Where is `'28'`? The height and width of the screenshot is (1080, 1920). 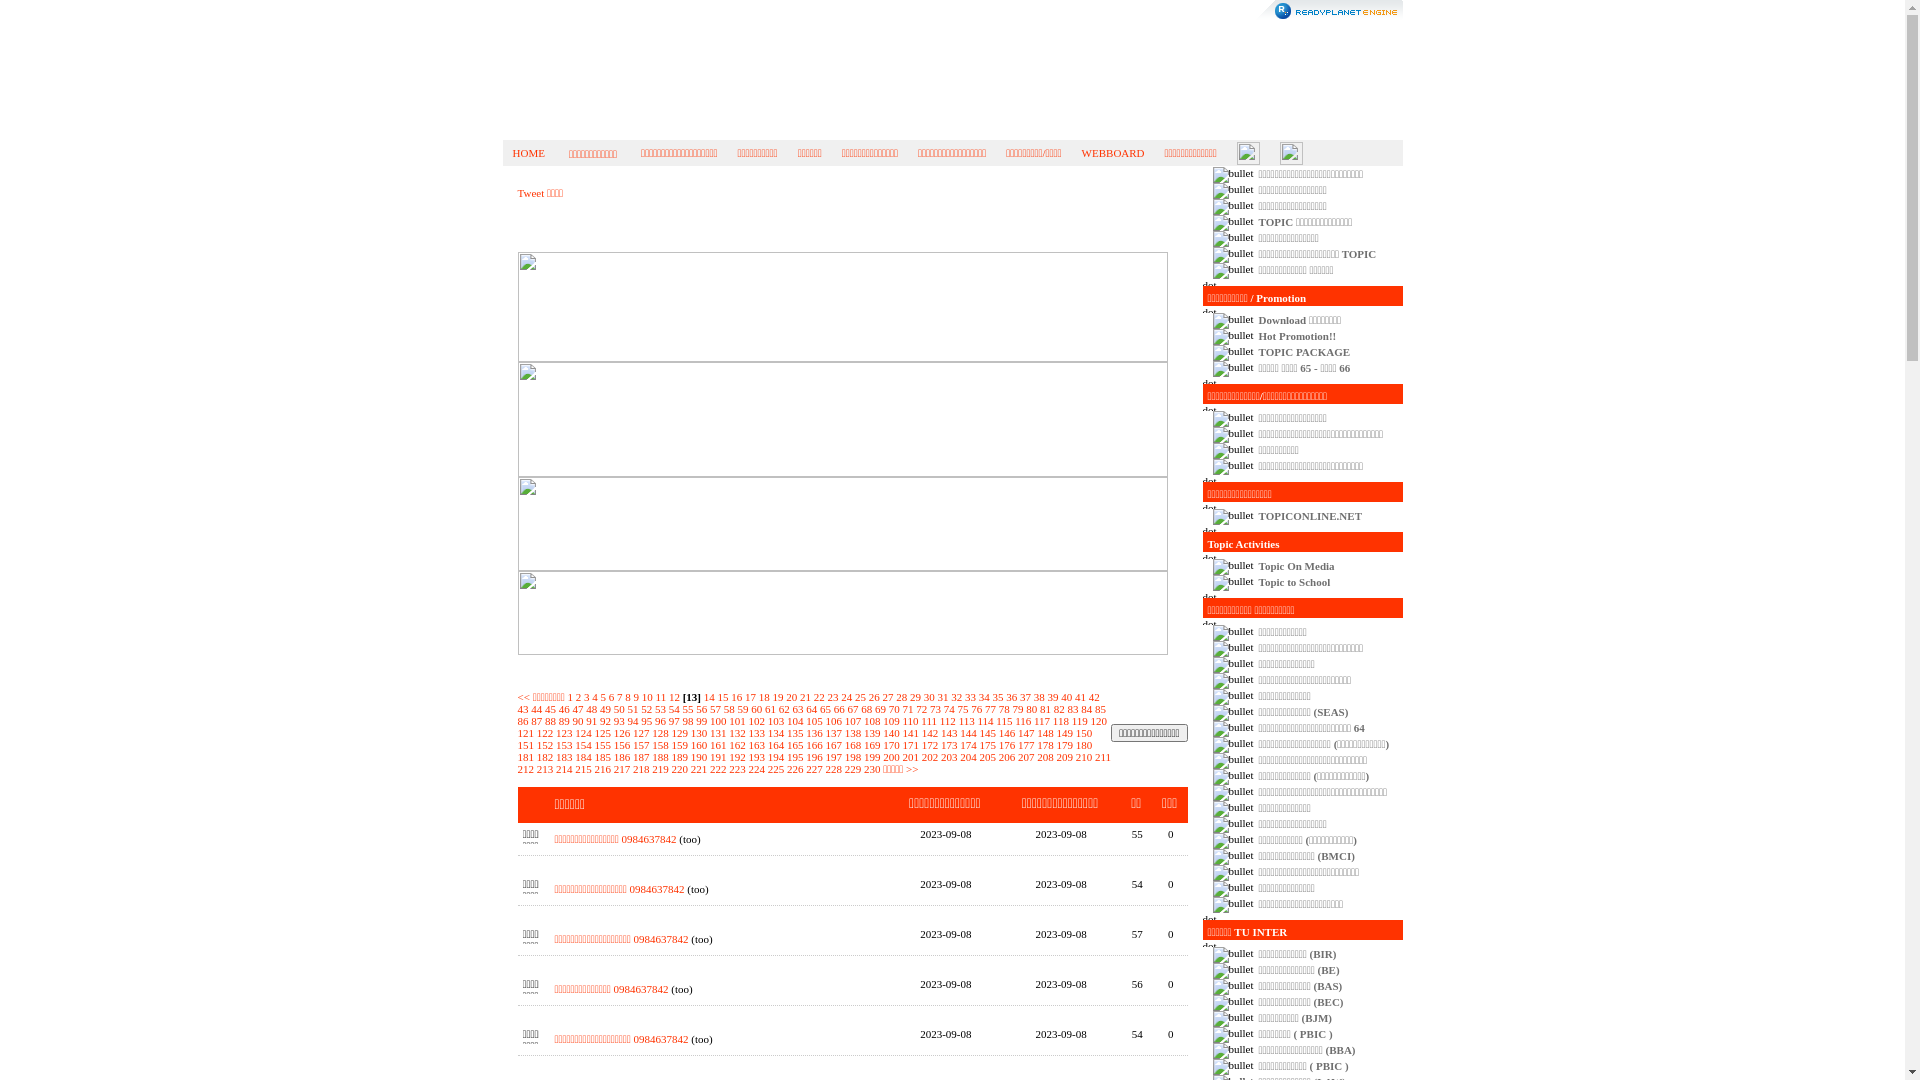
'28' is located at coordinates (900, 696).